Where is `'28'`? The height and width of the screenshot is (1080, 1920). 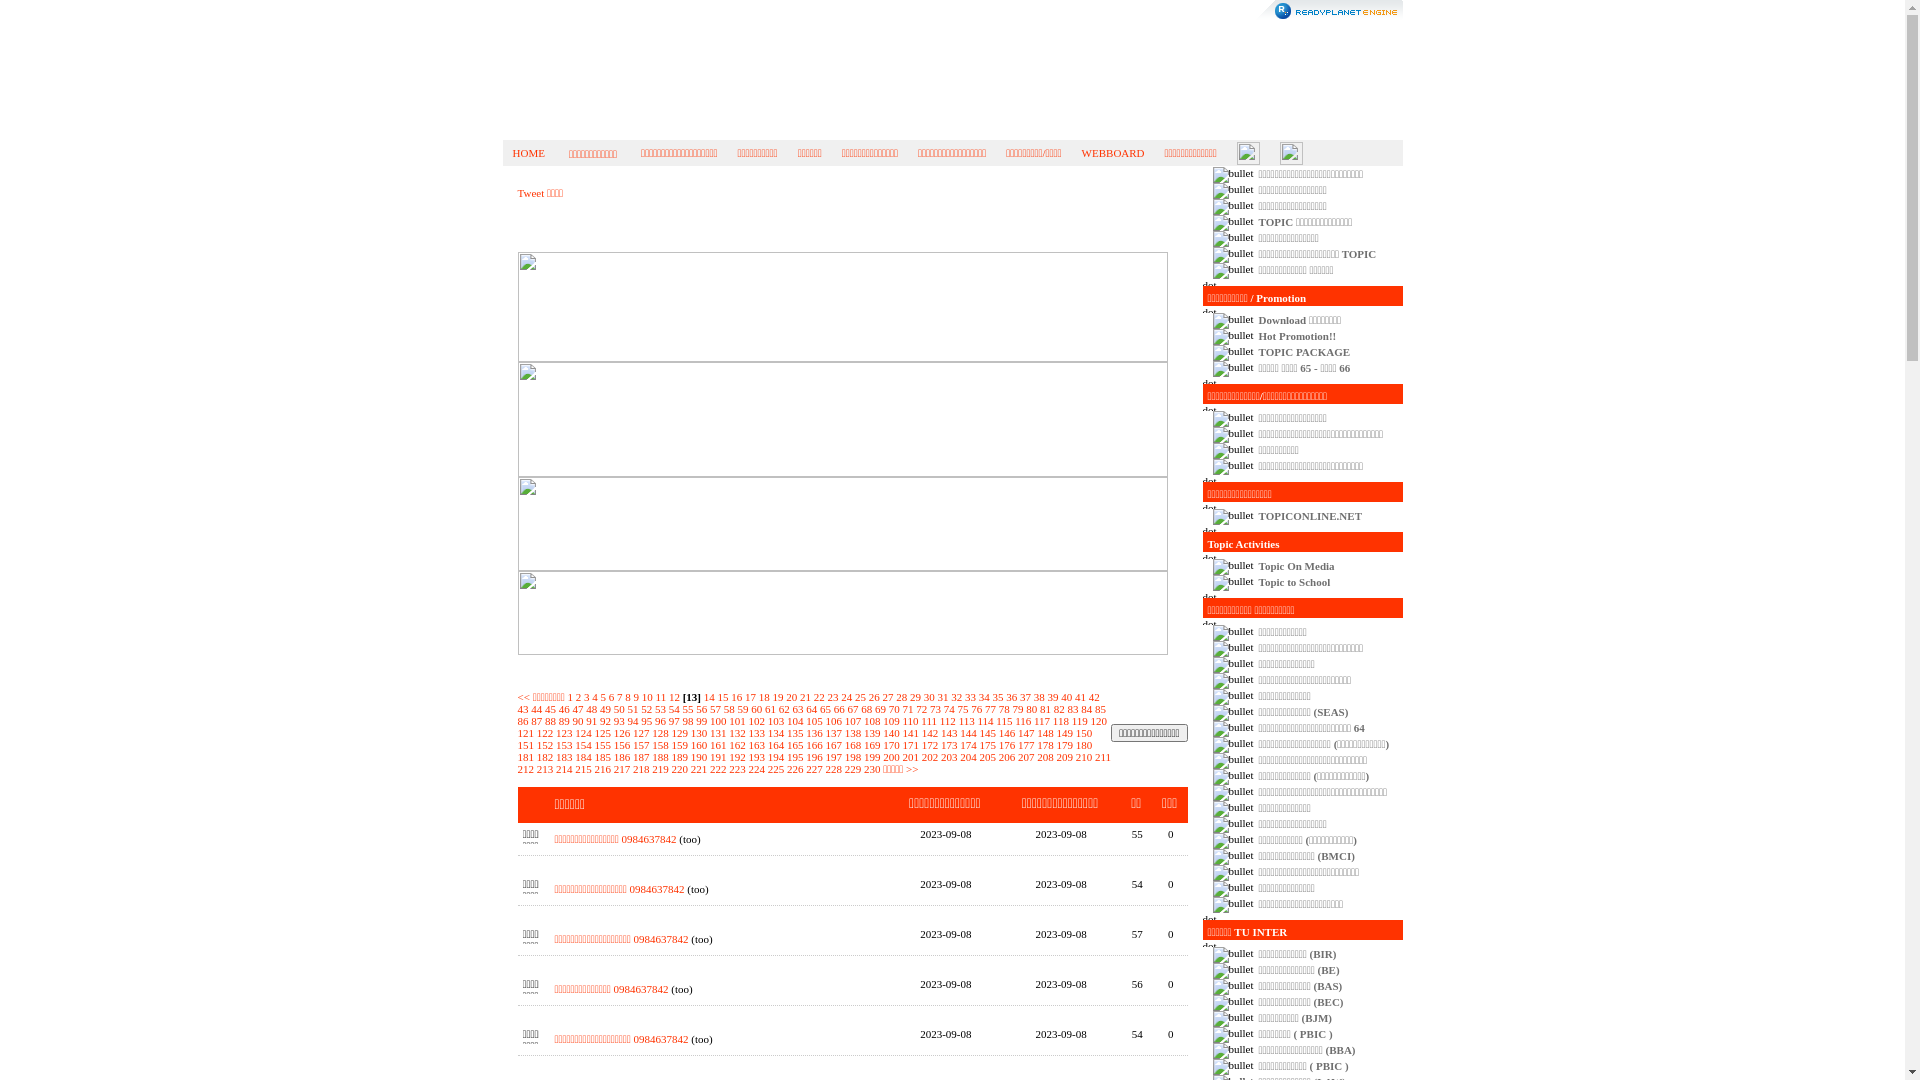
'28' is located at coordinates (900, 696).